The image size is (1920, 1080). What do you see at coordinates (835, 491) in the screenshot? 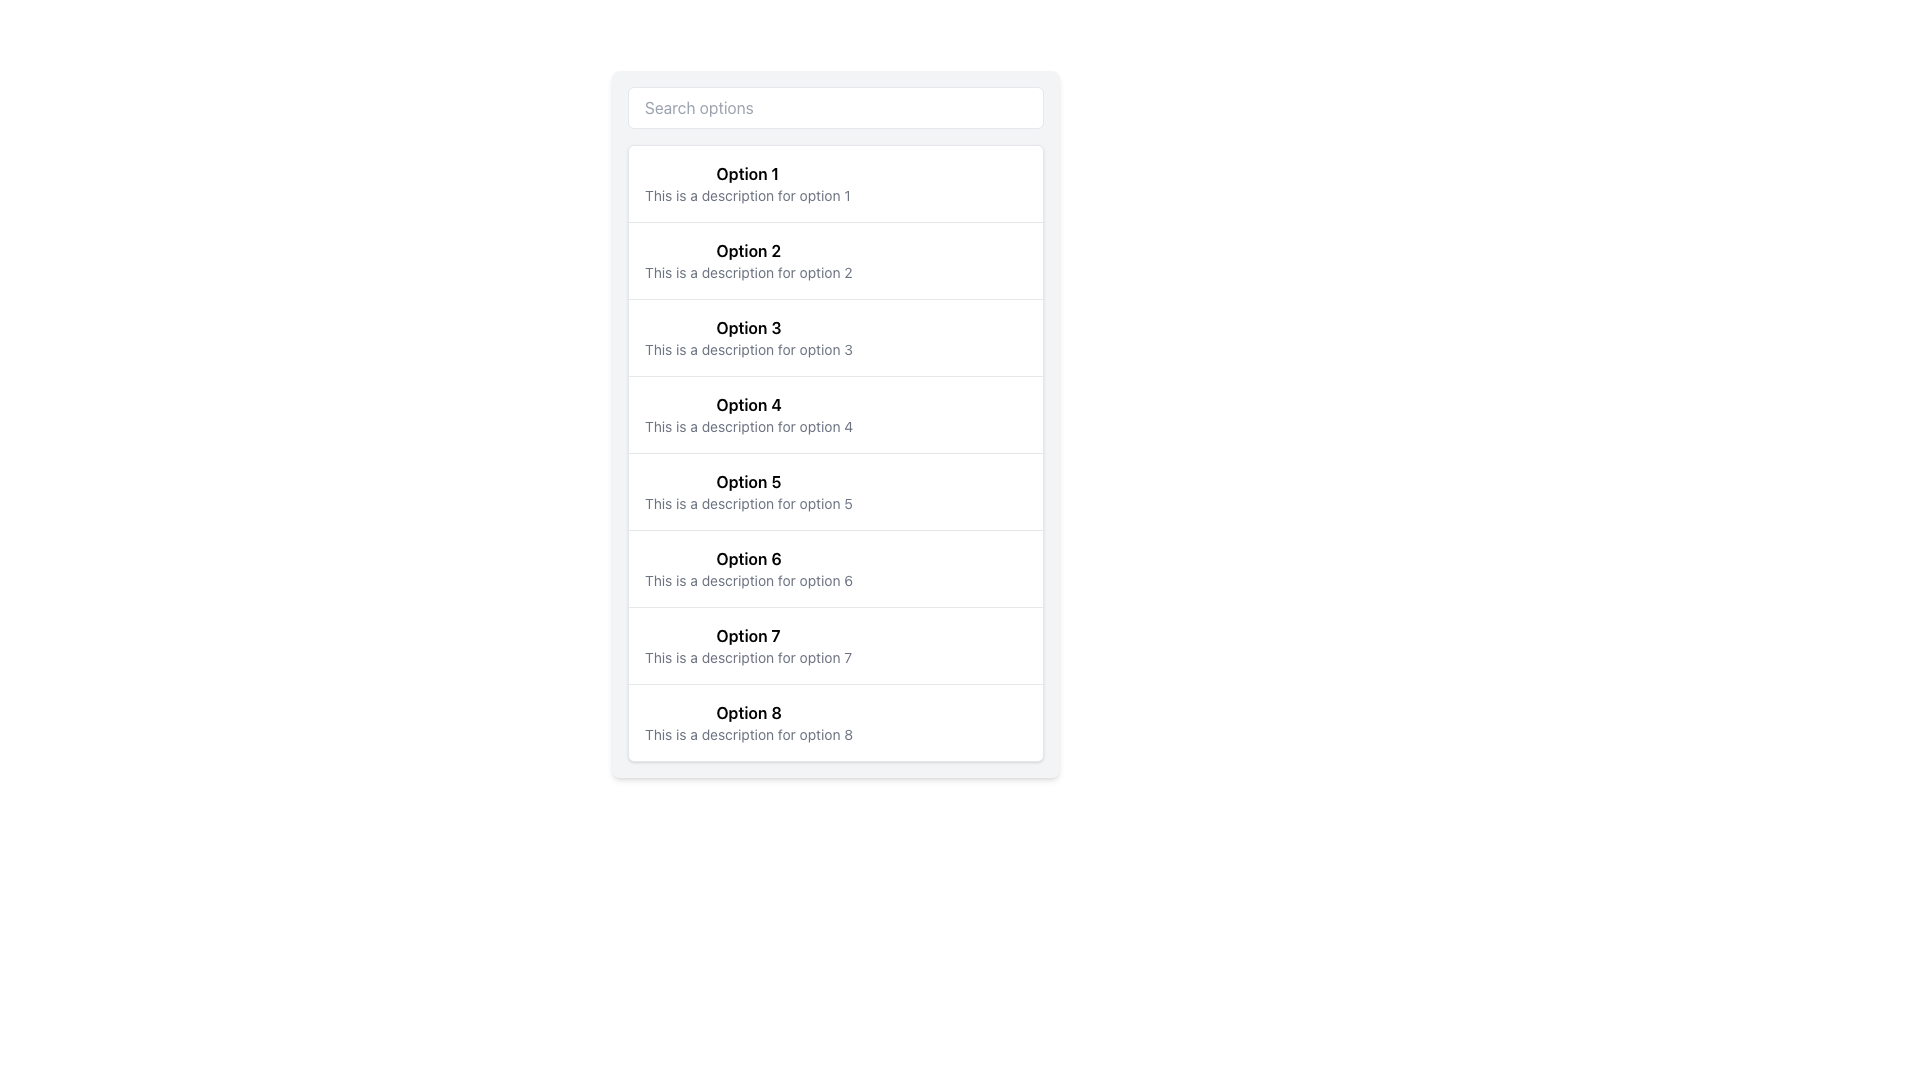
I see `the selectable list item labeled 'Option 5' with a description that reads 'This is a description for option 5'` at bounding box center [835, 491].